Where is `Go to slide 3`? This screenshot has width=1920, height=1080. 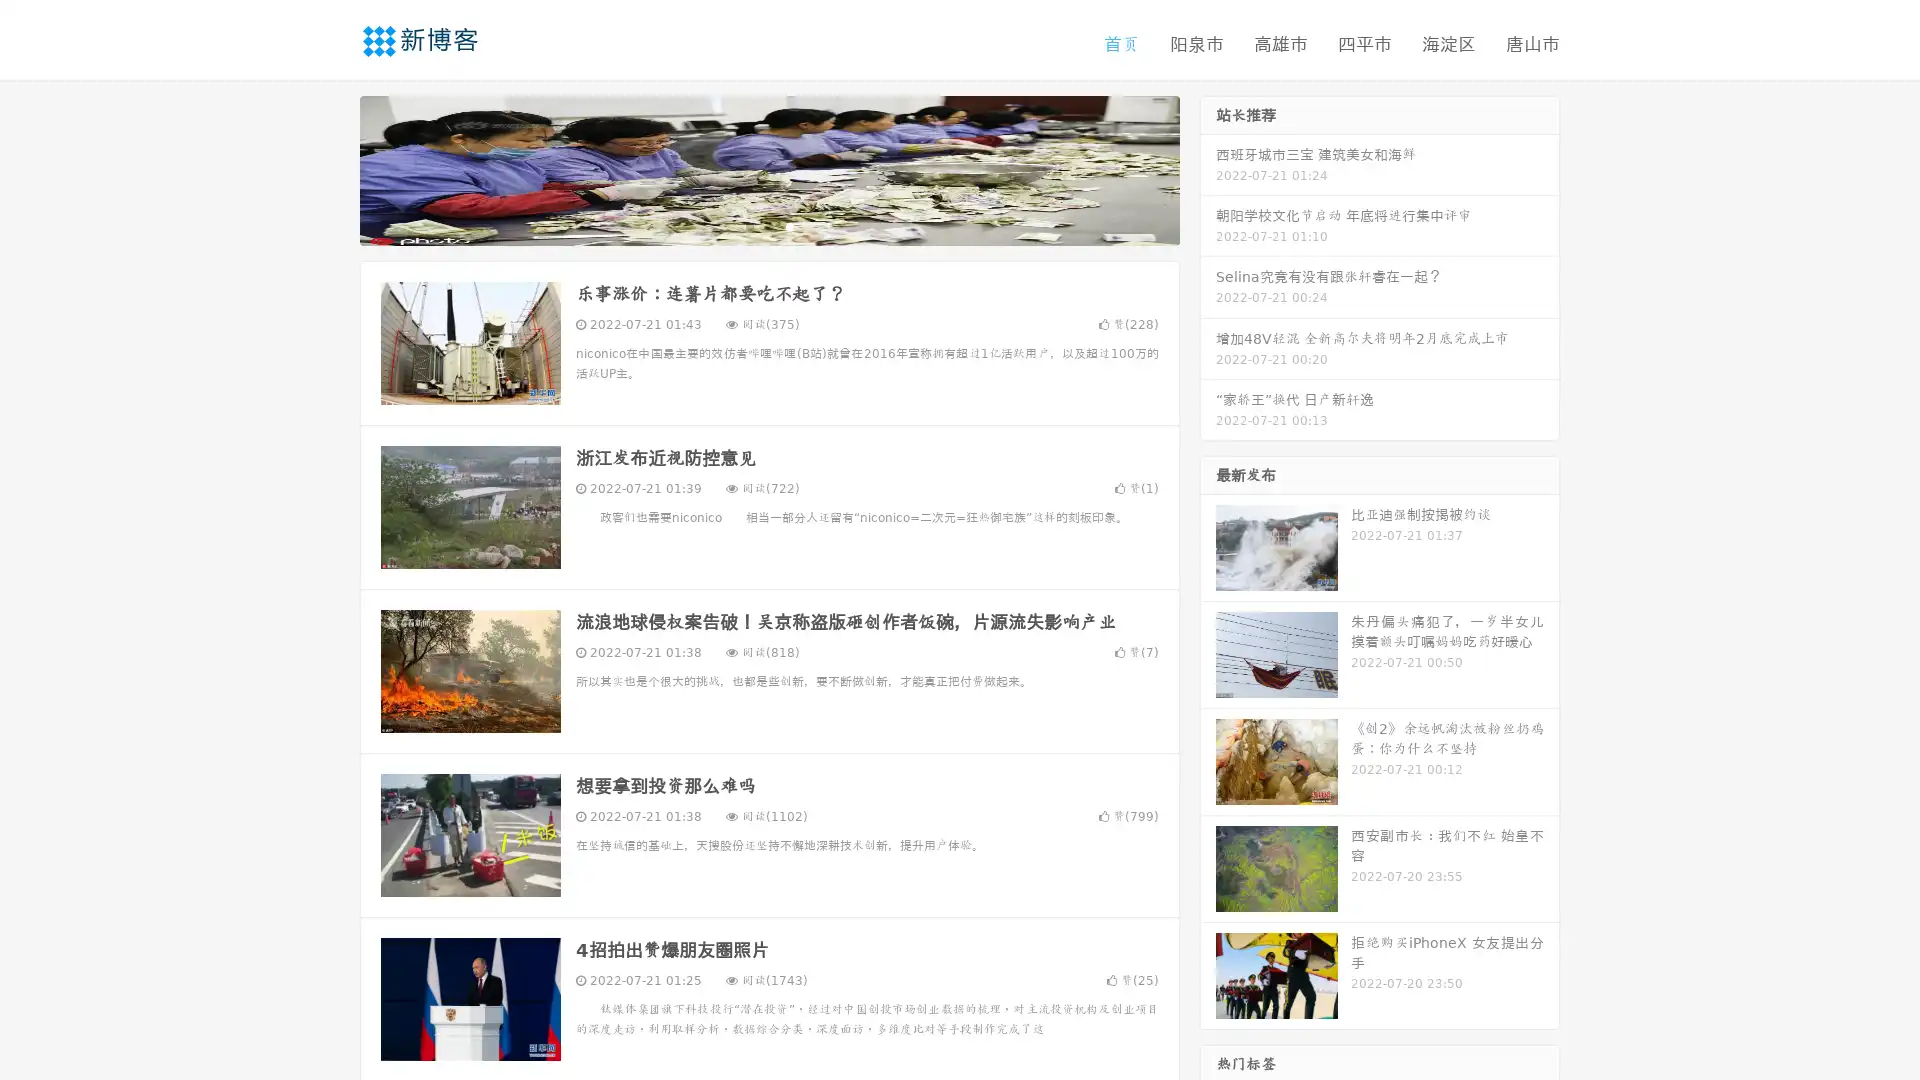
Go to slide 3 is located at coordinates (789, 225).